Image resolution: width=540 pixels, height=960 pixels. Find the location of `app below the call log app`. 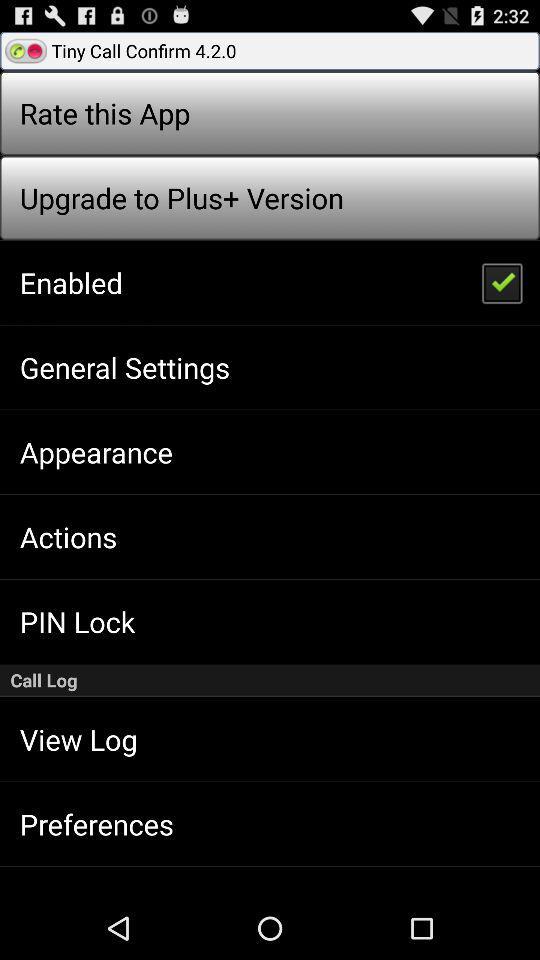

app below the call log app is located at coordinates (77, 738).